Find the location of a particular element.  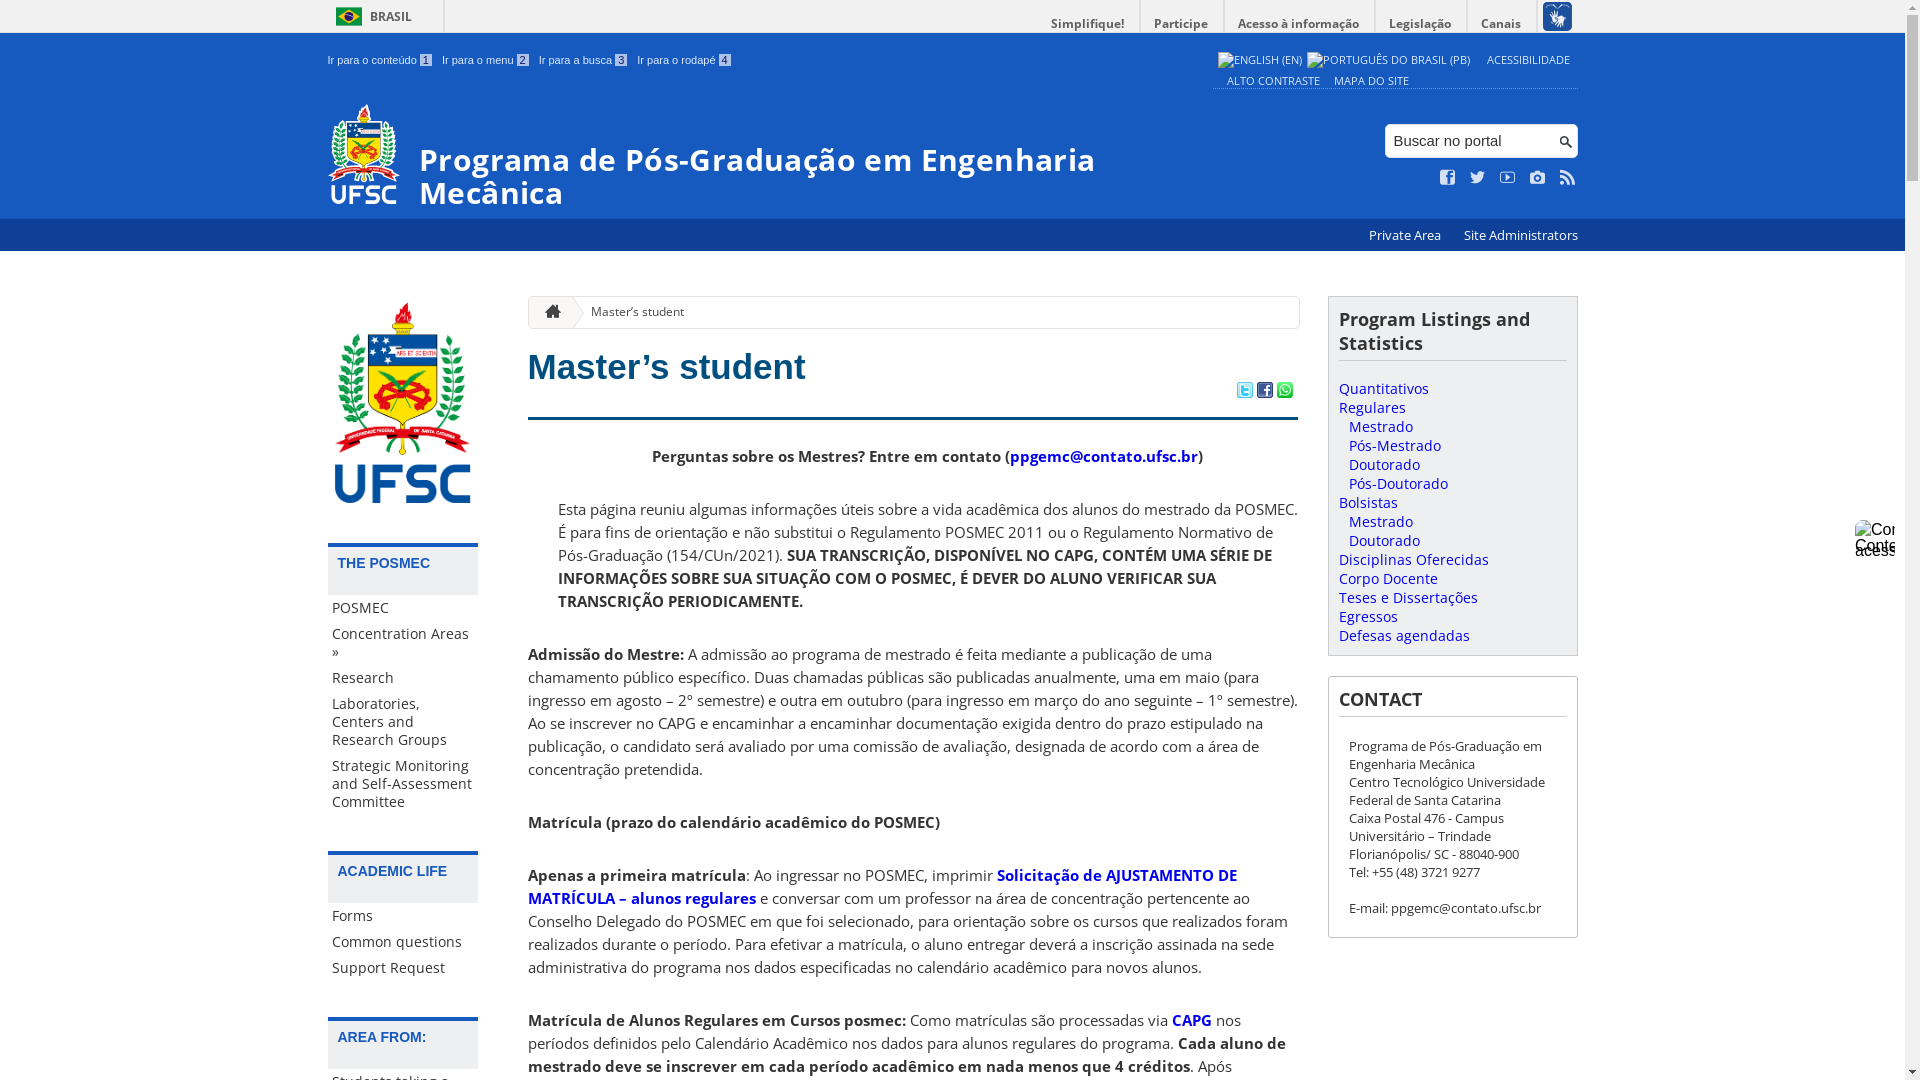

'Canais' is located at coordinates (1502, 23).